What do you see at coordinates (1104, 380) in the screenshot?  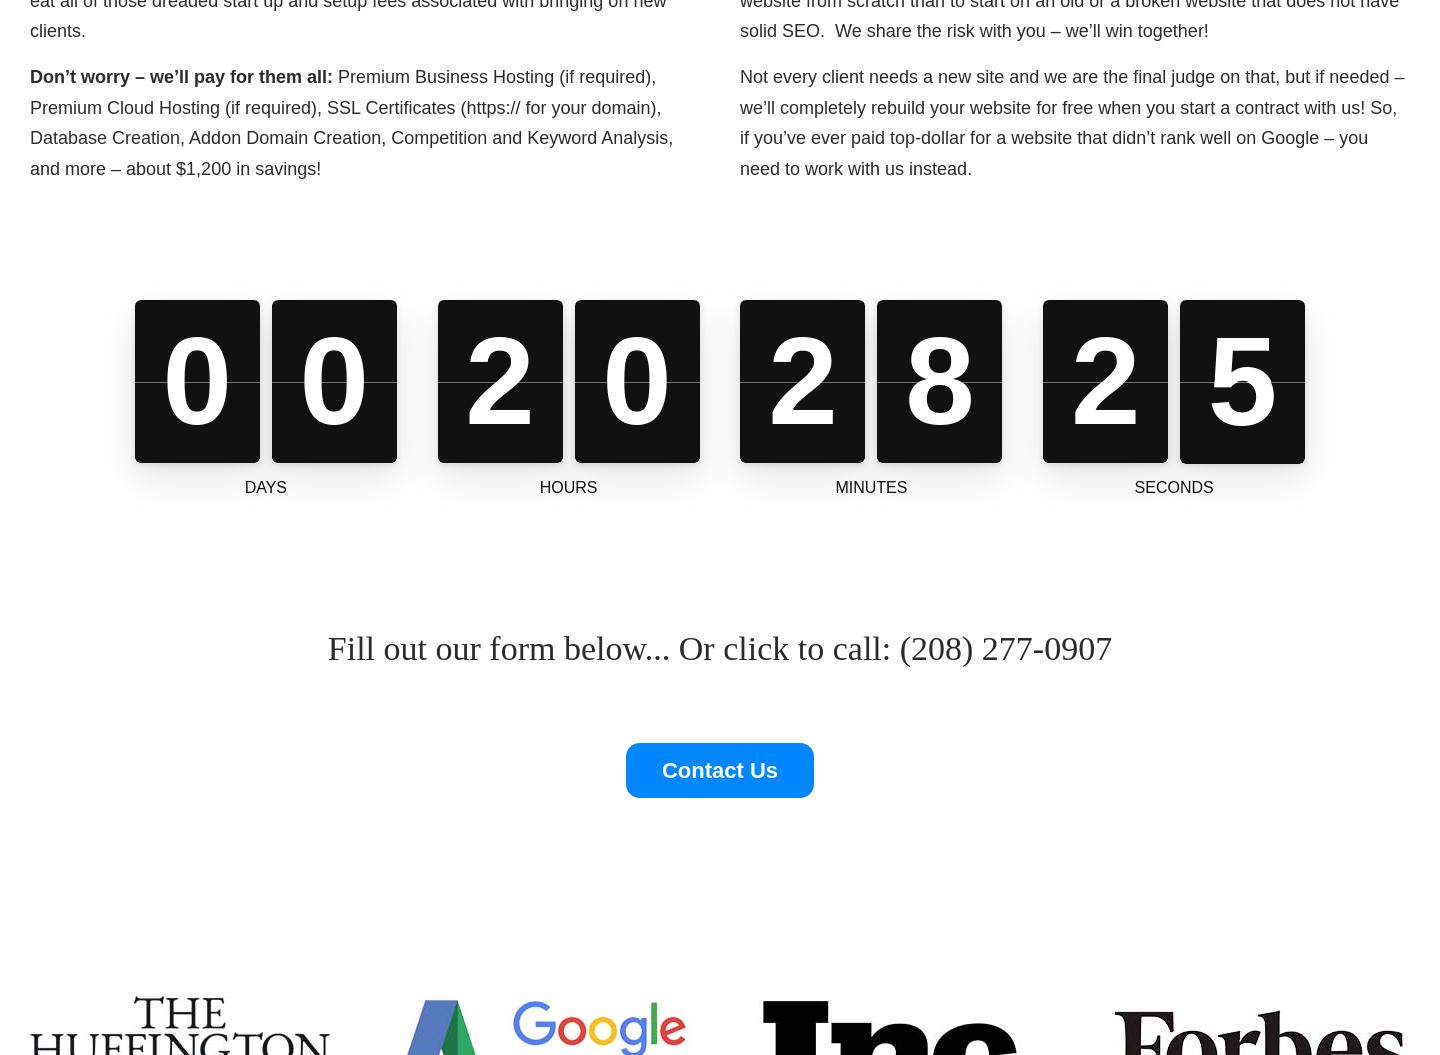 I see `'3'` at bounding box center [1104, 380].